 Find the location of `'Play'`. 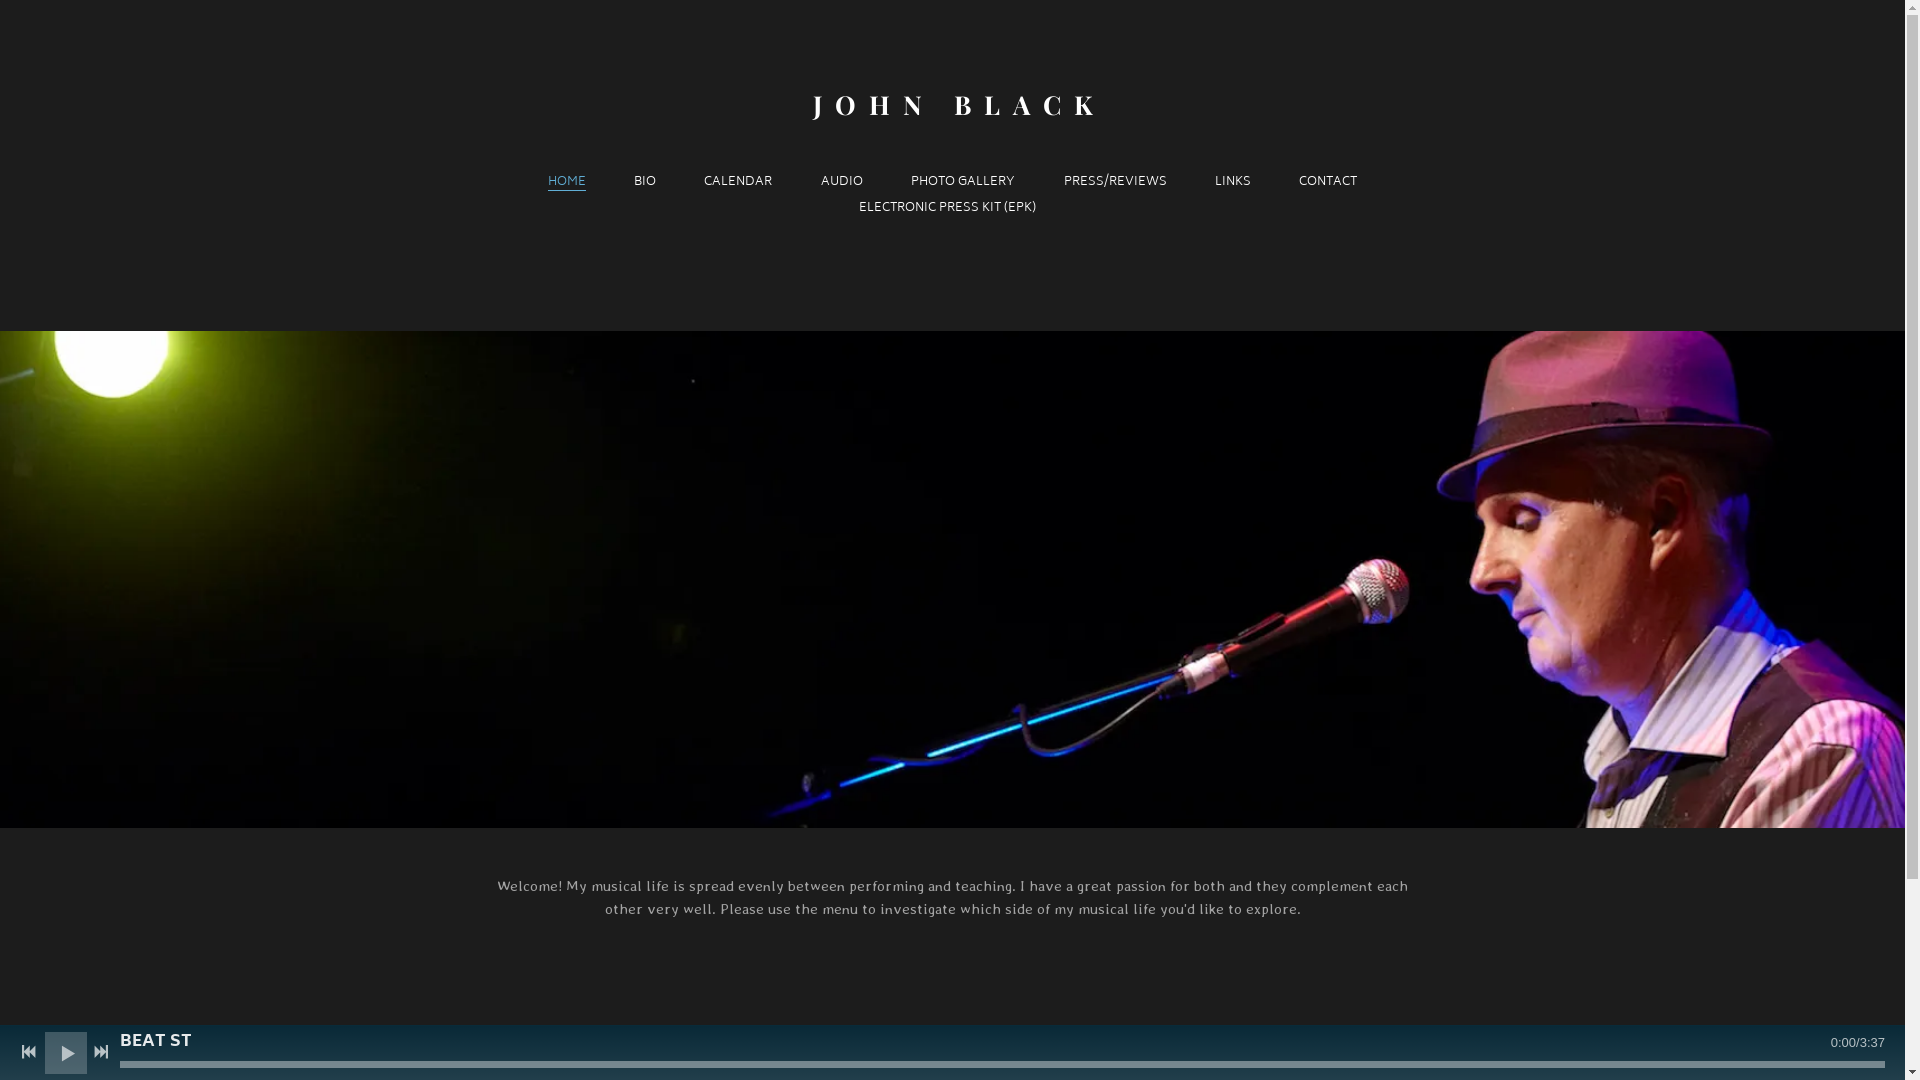

'Play' is located at coordinates (52, 1051).